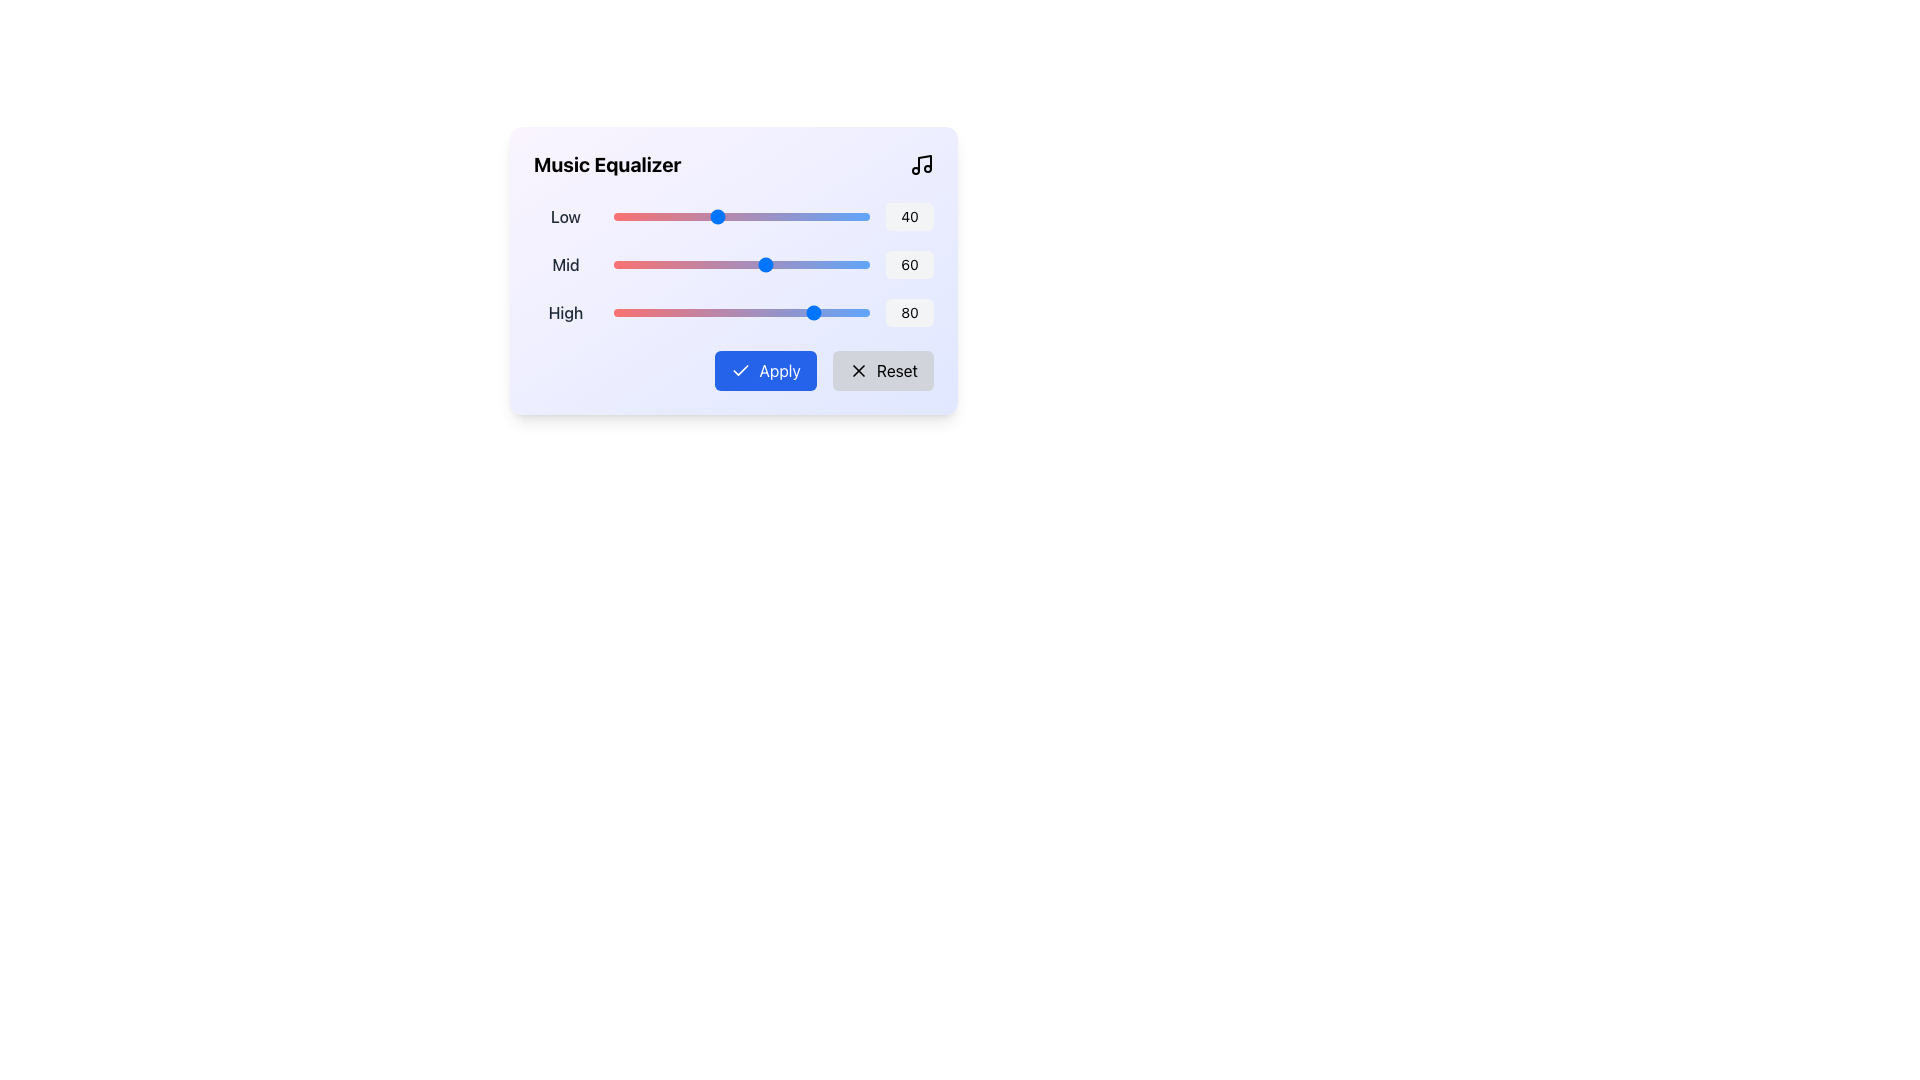 Image resolution: width=1920 pixels, height=1080 pixels. Describe the element at coordinates (708, 312) in the screenshot. I see `the 'High' audio frequency` at that location.